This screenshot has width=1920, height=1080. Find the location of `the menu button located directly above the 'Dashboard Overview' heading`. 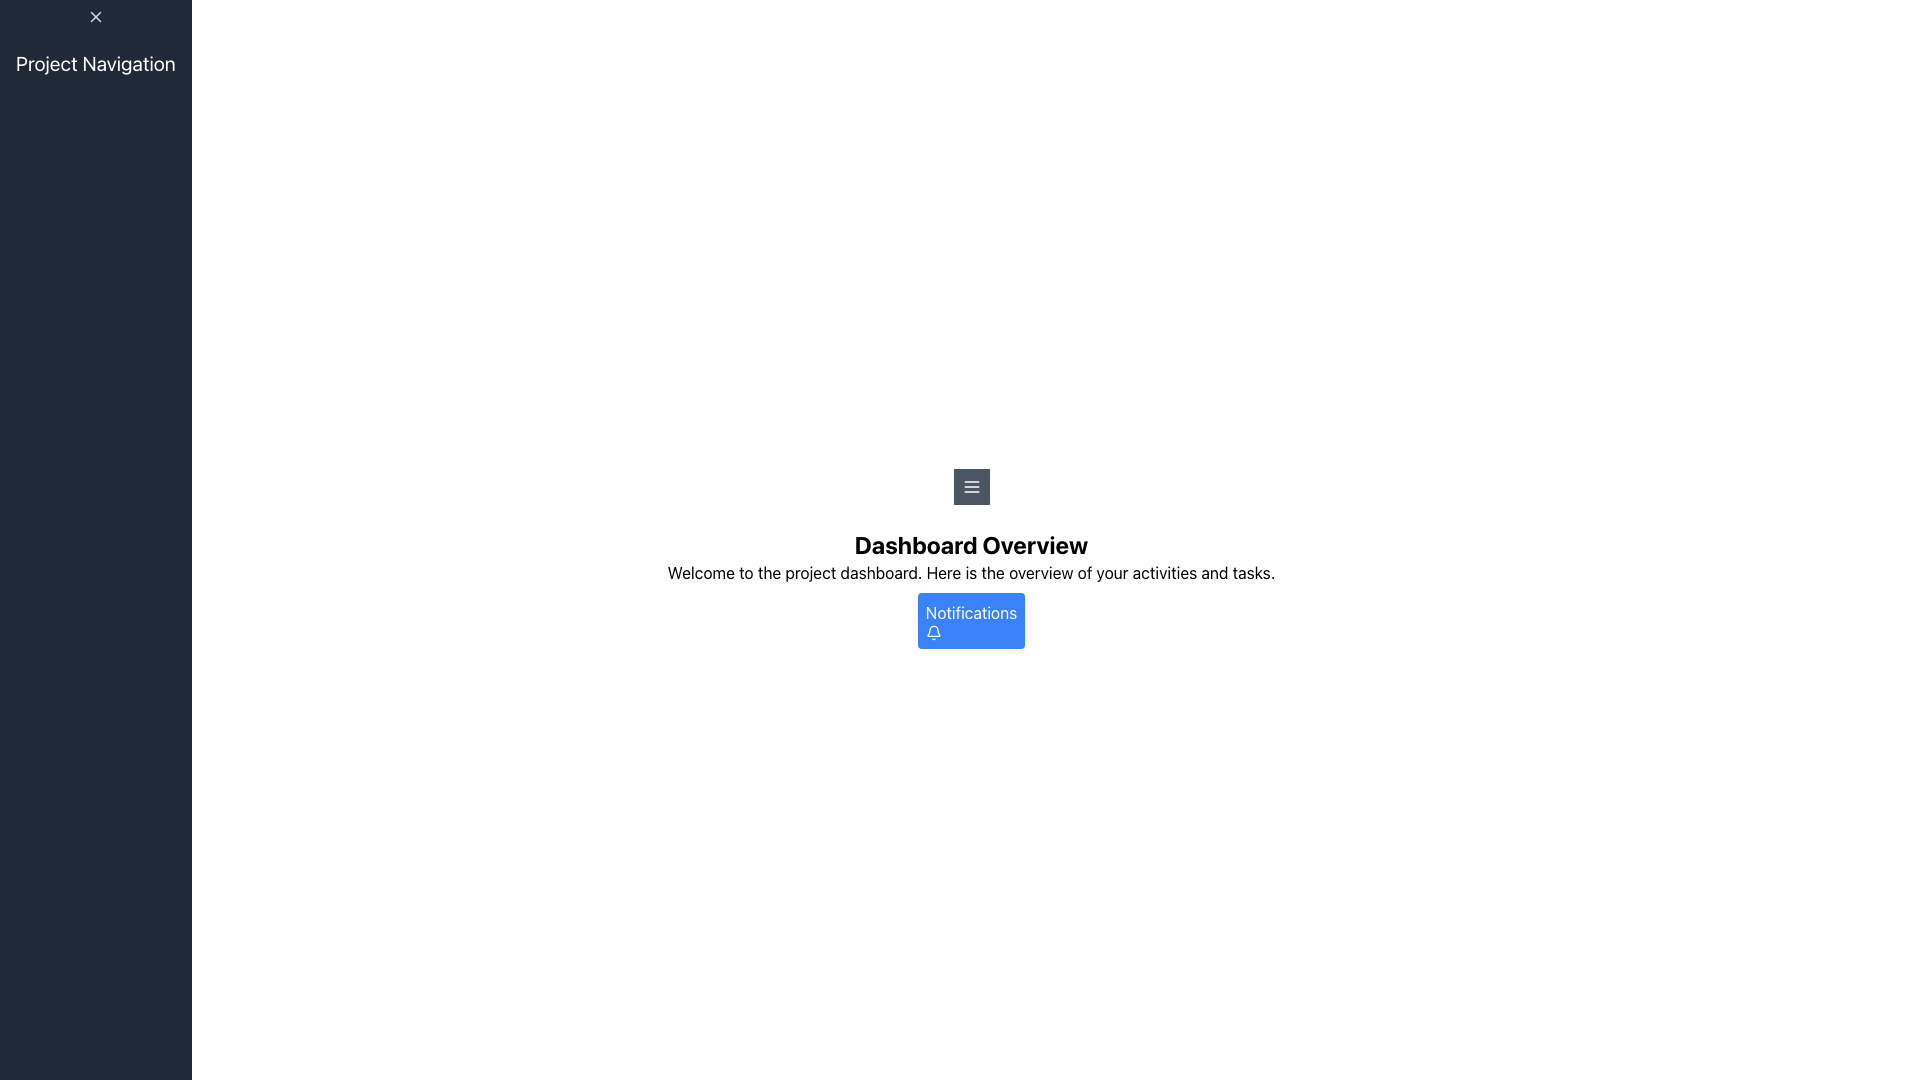

the menu button located directly above the 'Dashboard Overview' heading is located at coordinates (971, 486).